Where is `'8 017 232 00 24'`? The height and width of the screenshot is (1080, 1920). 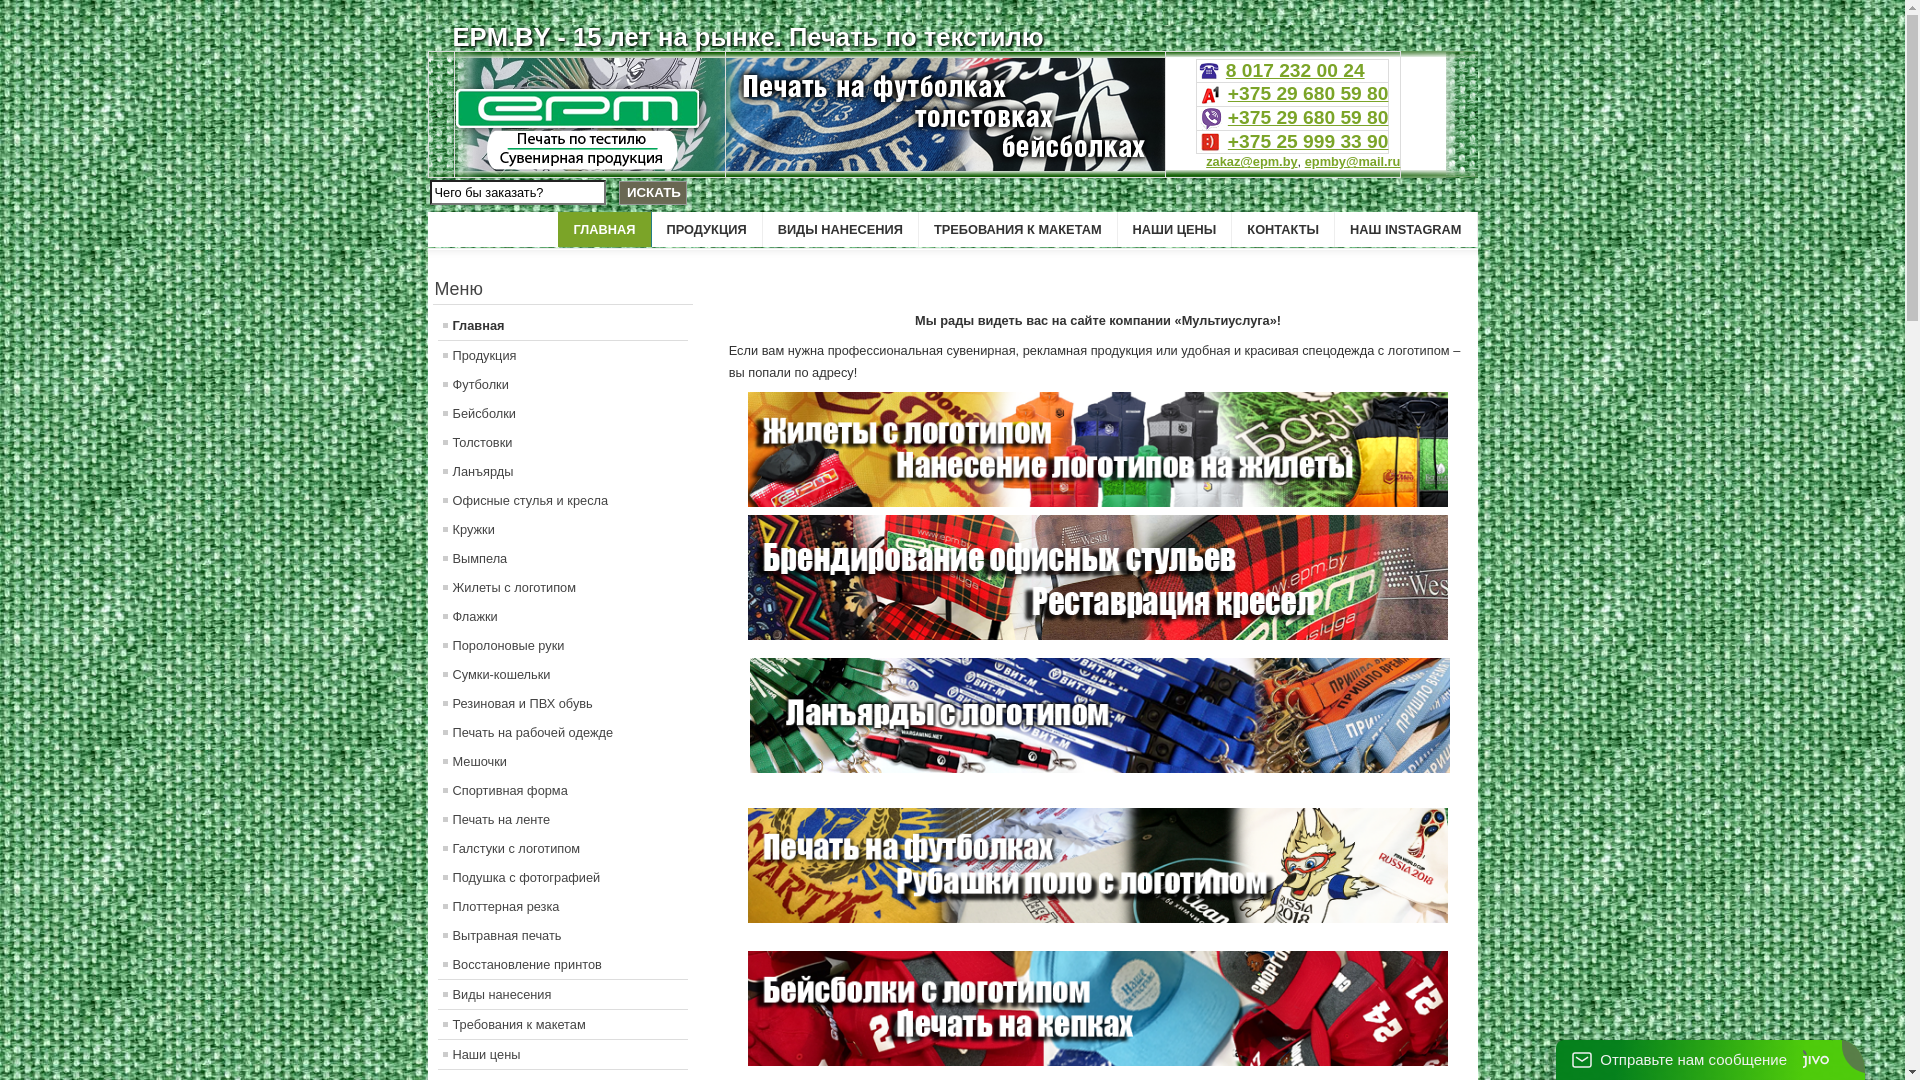 '8 017 232 00 24' is located at coordinates (1224, 69).